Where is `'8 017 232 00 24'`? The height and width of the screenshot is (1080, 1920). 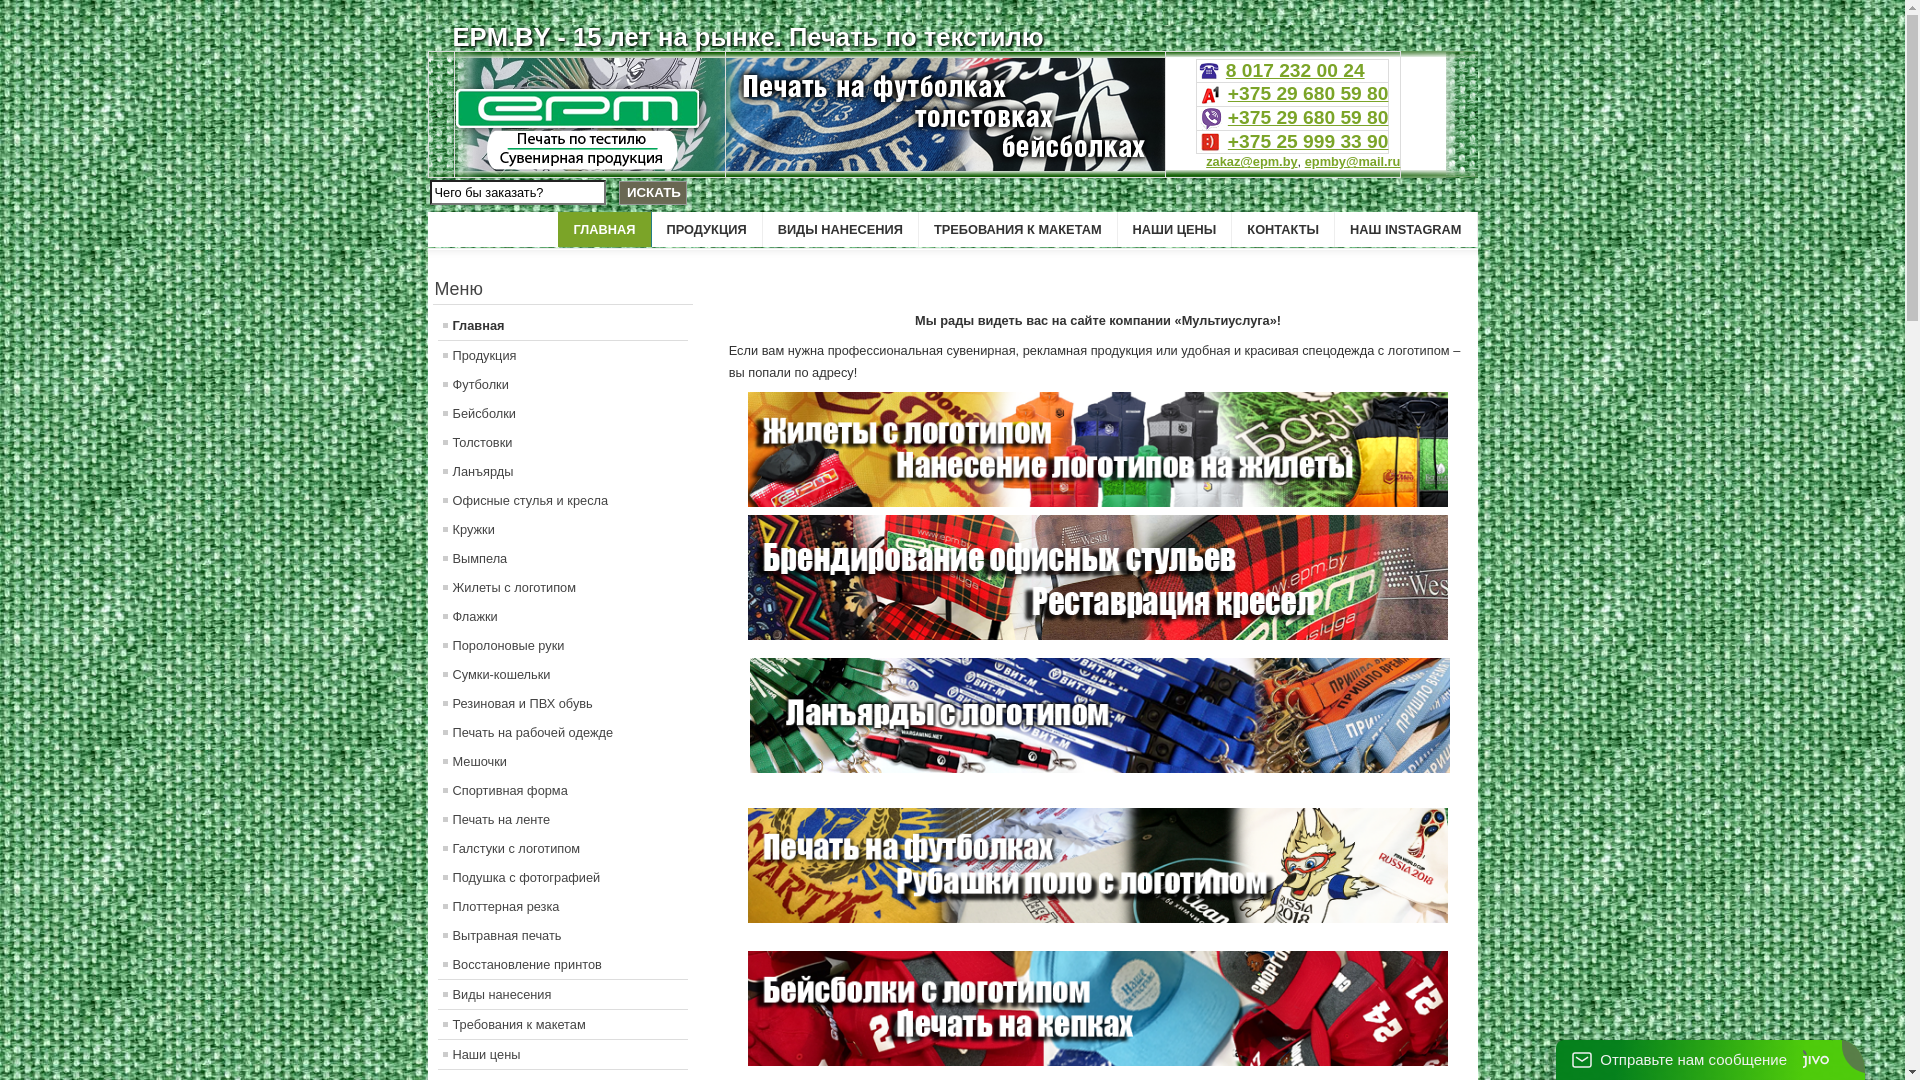 '8 017 232 00 24' is located at coordinates (1224, 69).